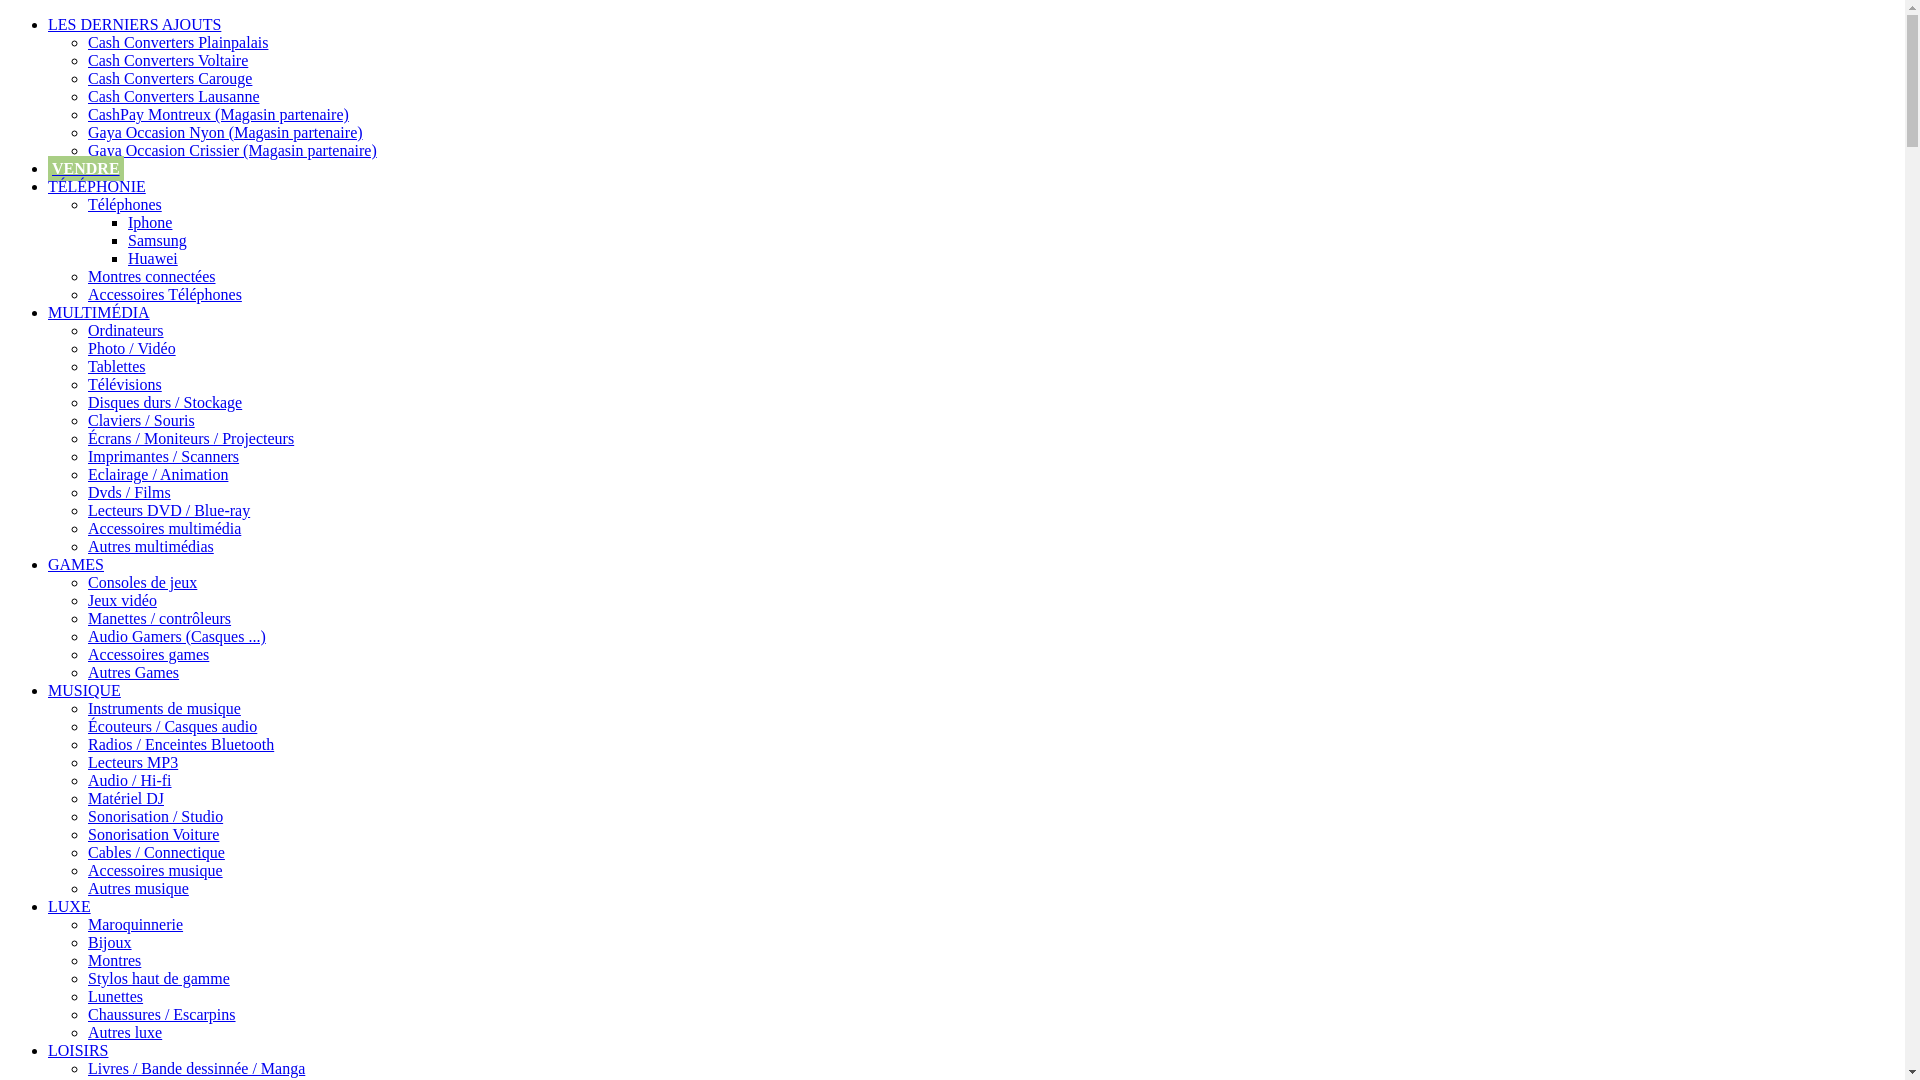  Describe the element at coordinates (152, 834) in the screenshot. I see `'Sonorisation Voiture'` at that location.